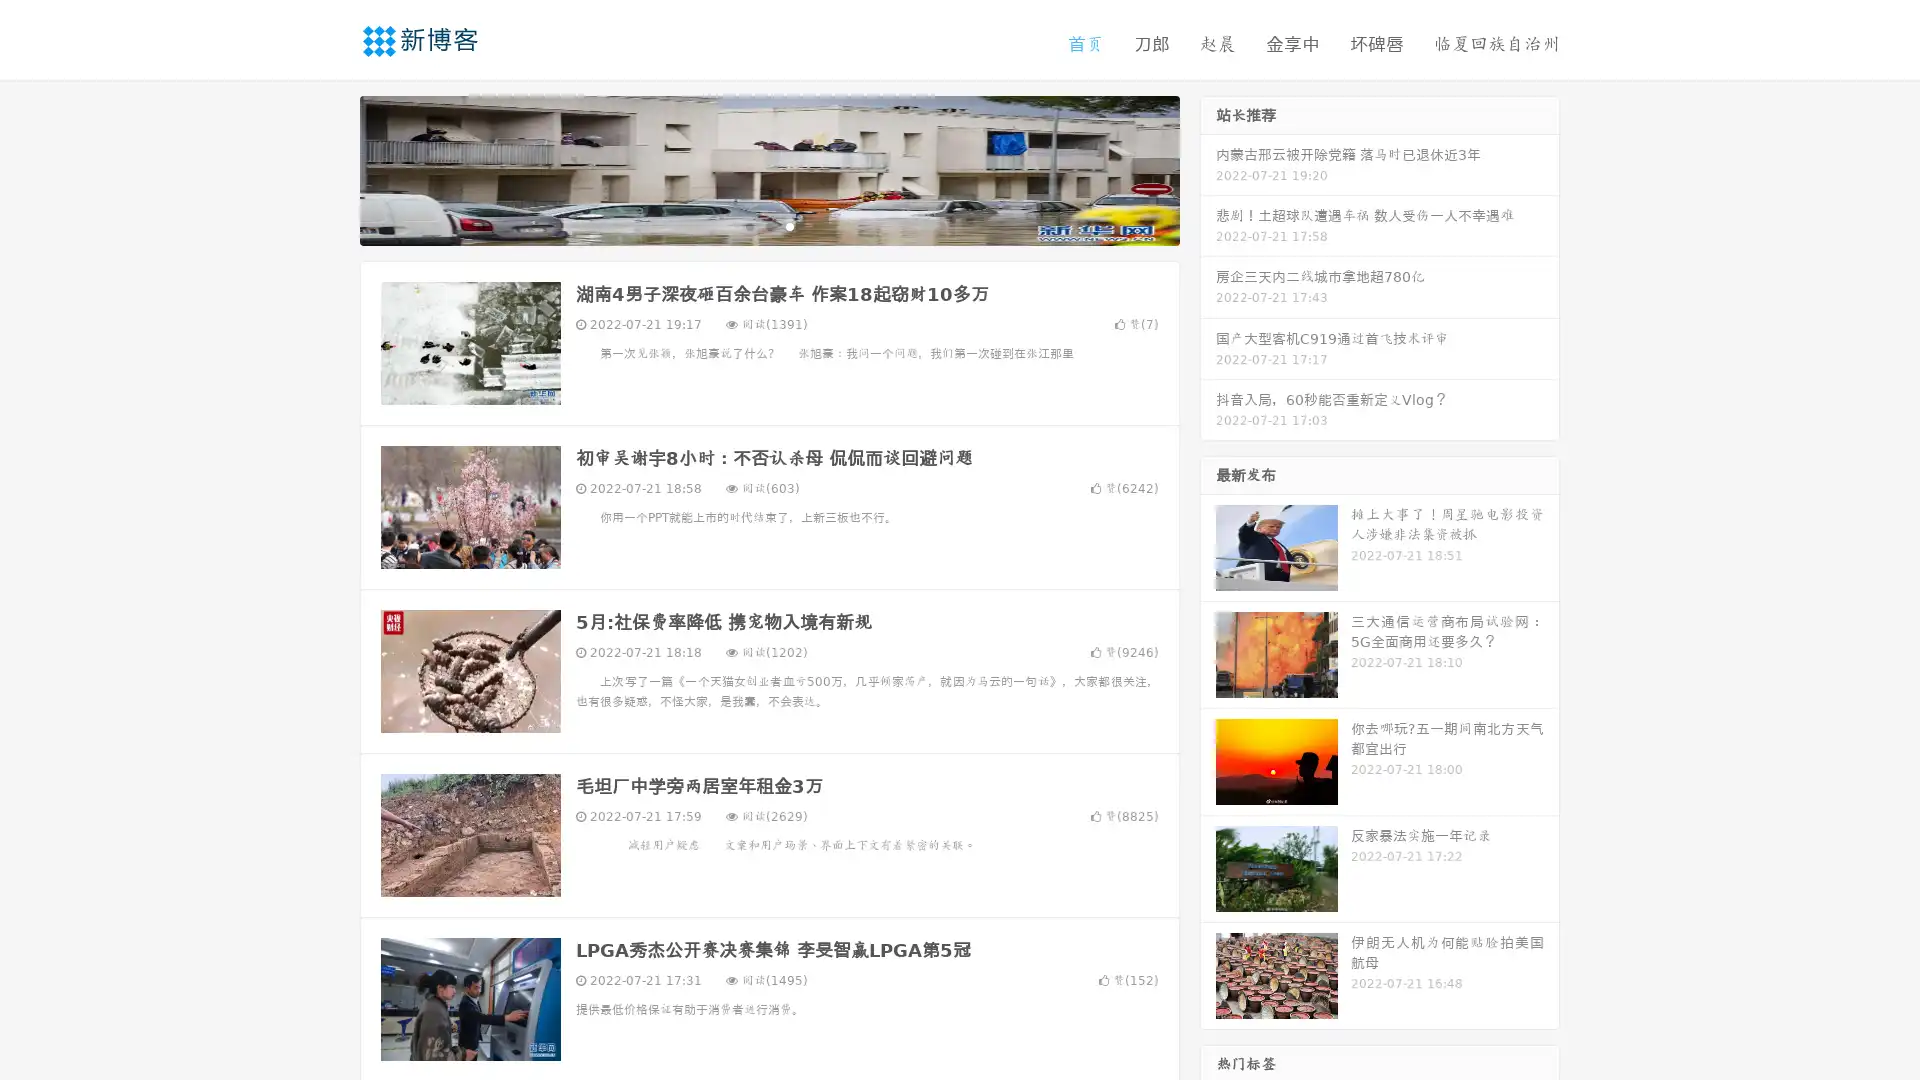 The image size is (1920, 1080). Describe the element at coordinates (1208, 168) in the screenshot. I see `Next slide` at that location.